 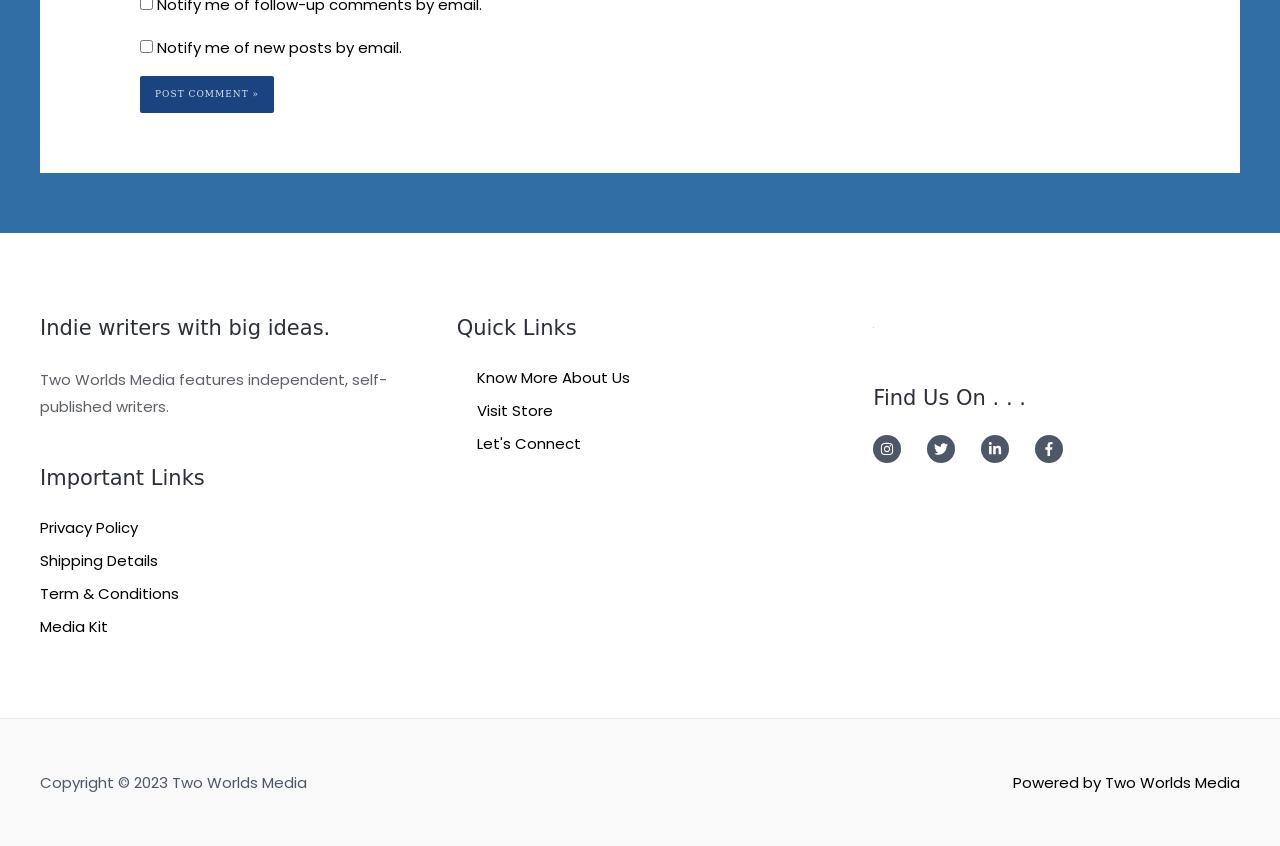 I want to click on 'Notify me of new posts by email.', so click(x=278, y=45).